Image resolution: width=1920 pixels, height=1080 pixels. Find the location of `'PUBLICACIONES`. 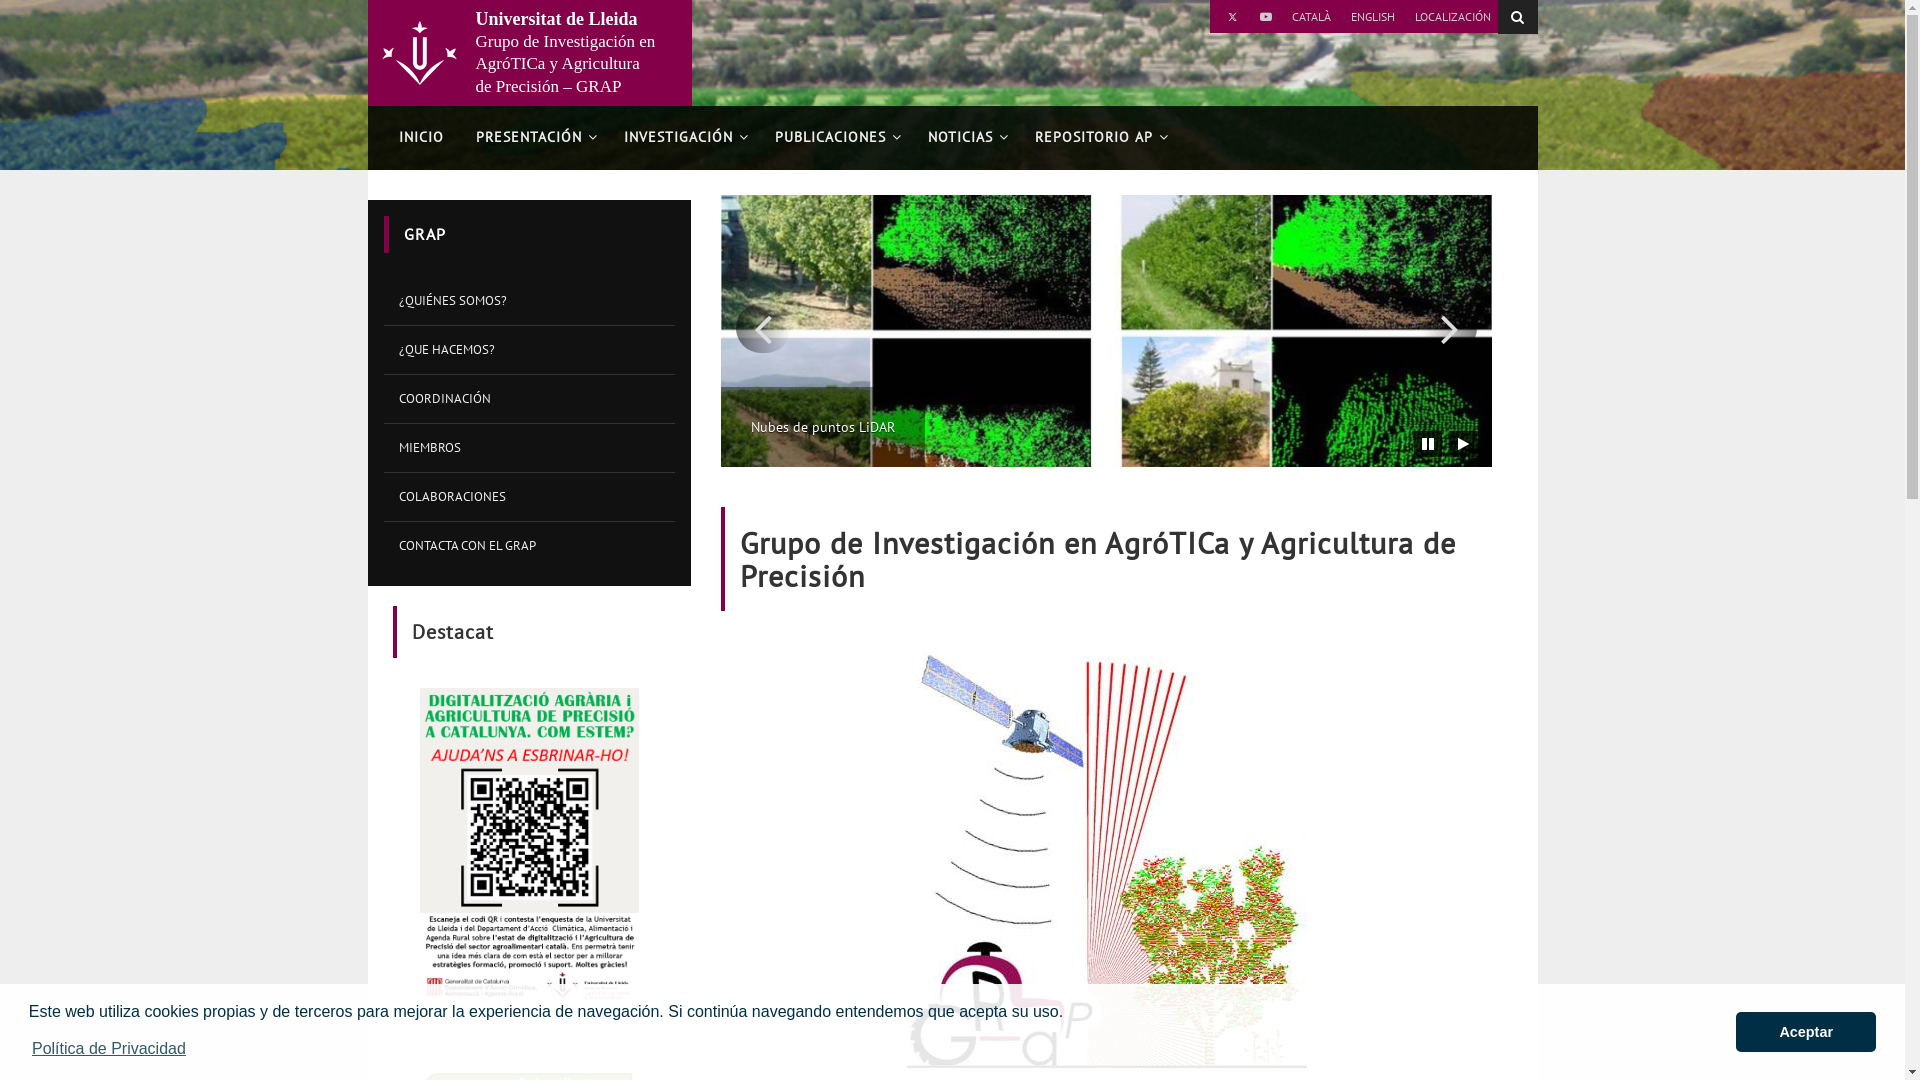

'PUBLICACIONES is located at coordinates (834, 137).